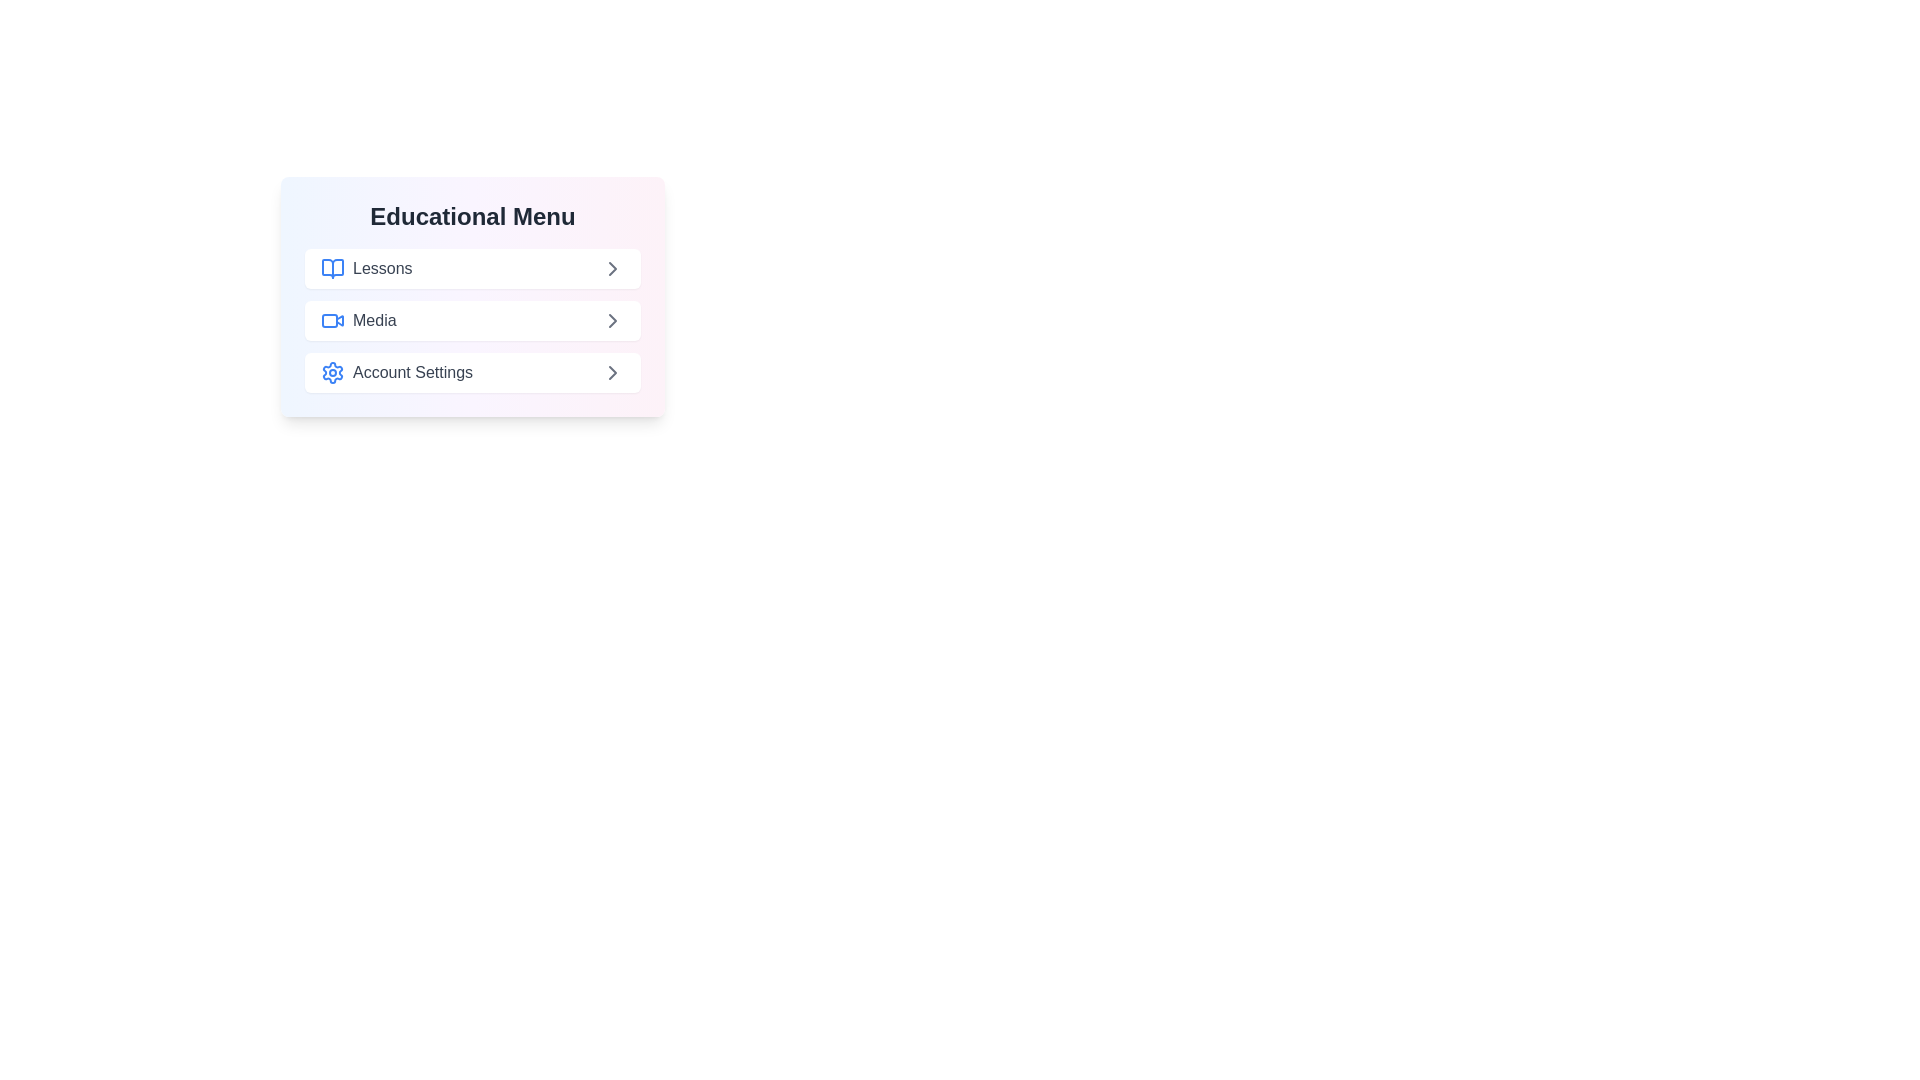 Image resolution: width=1920 pixels, height=1080 pixels. What do you see at coordinates (332, 373) in the screenshot?
I see `the settings icon located to the left of the 'Account Settings' text in the third row of the Educational Menu` at bounding box center [332, 373].